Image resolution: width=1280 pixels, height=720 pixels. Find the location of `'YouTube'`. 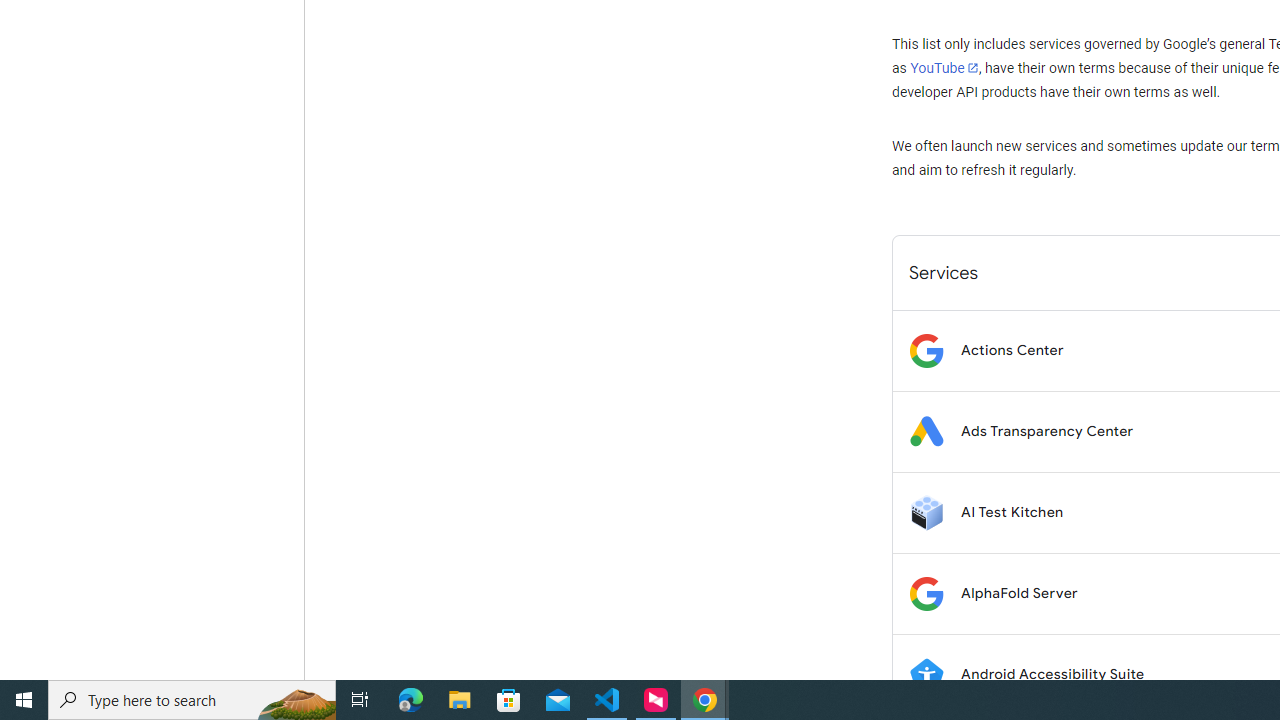

'YouTube' is located at coordinates (943, 67).